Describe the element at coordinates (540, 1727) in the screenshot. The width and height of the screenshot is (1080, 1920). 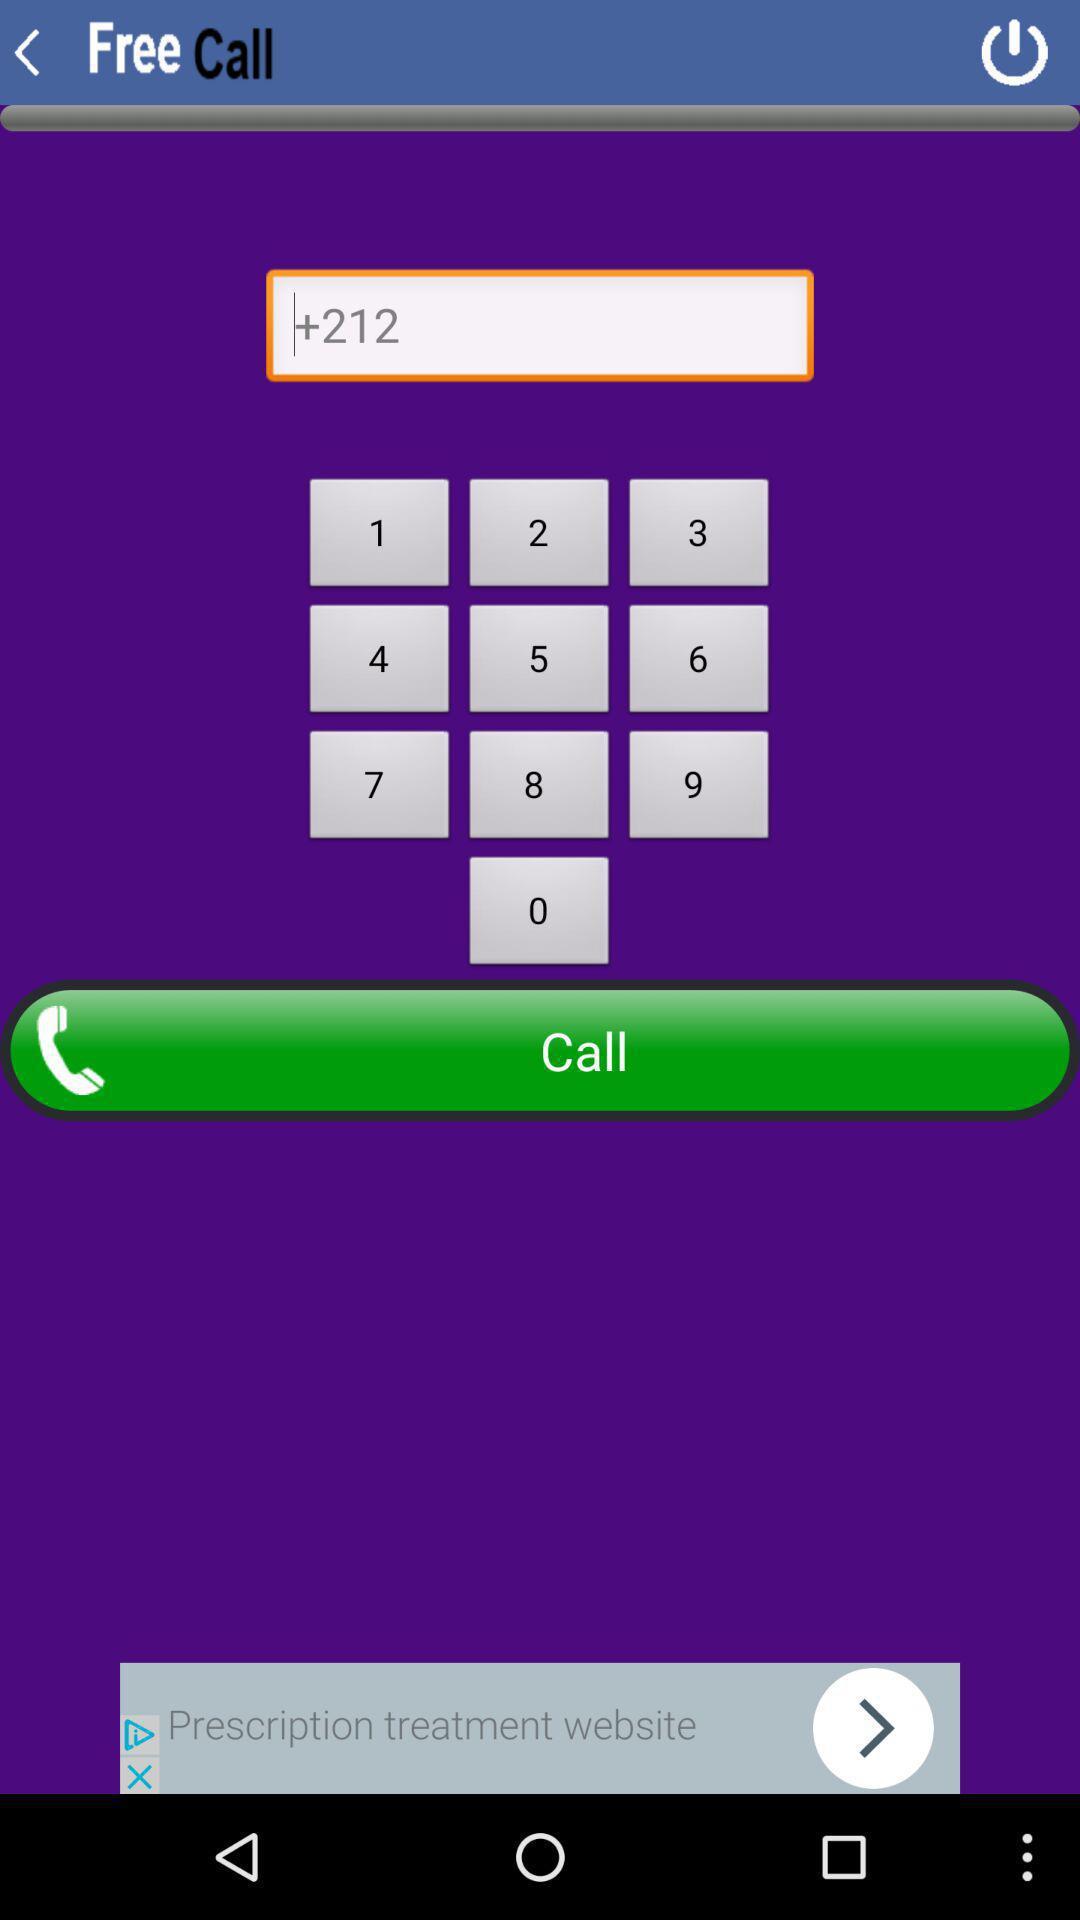
I see `back` at that location.